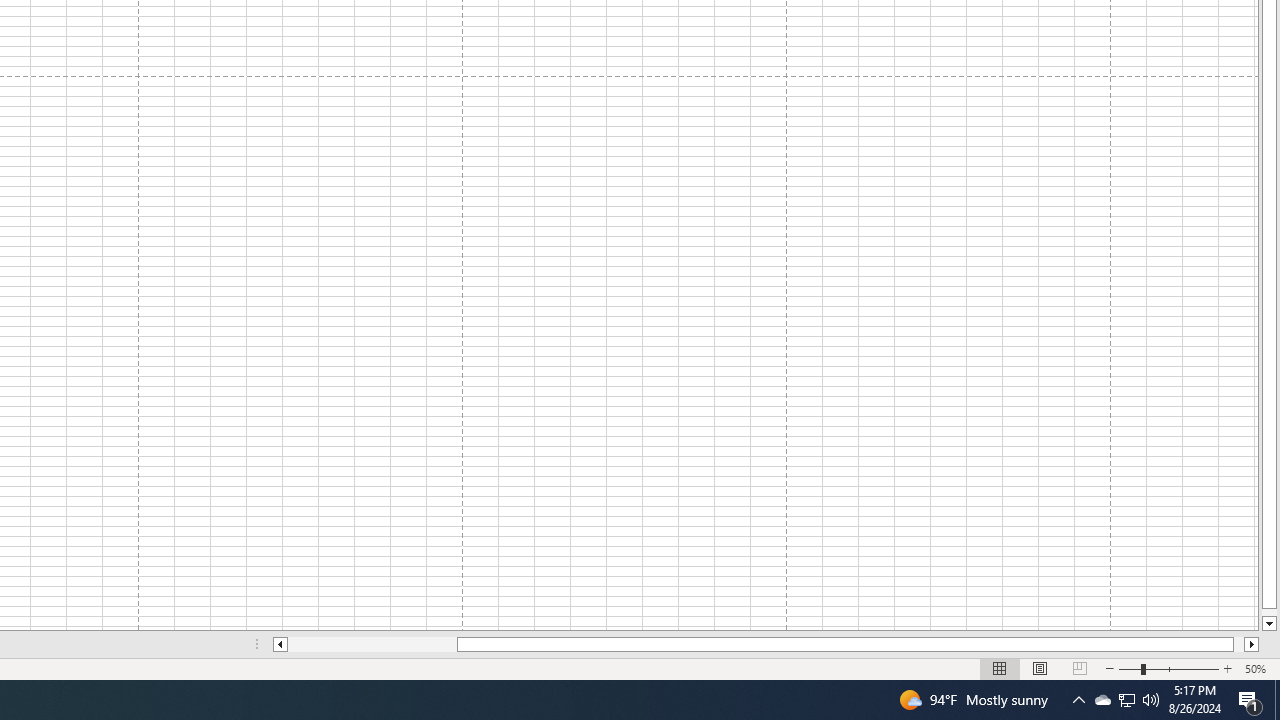 The image size is (1280, 720). Describe the element at coordinates (1129, 669) in the screenshot. I see `'Zoom Out'` at that location.